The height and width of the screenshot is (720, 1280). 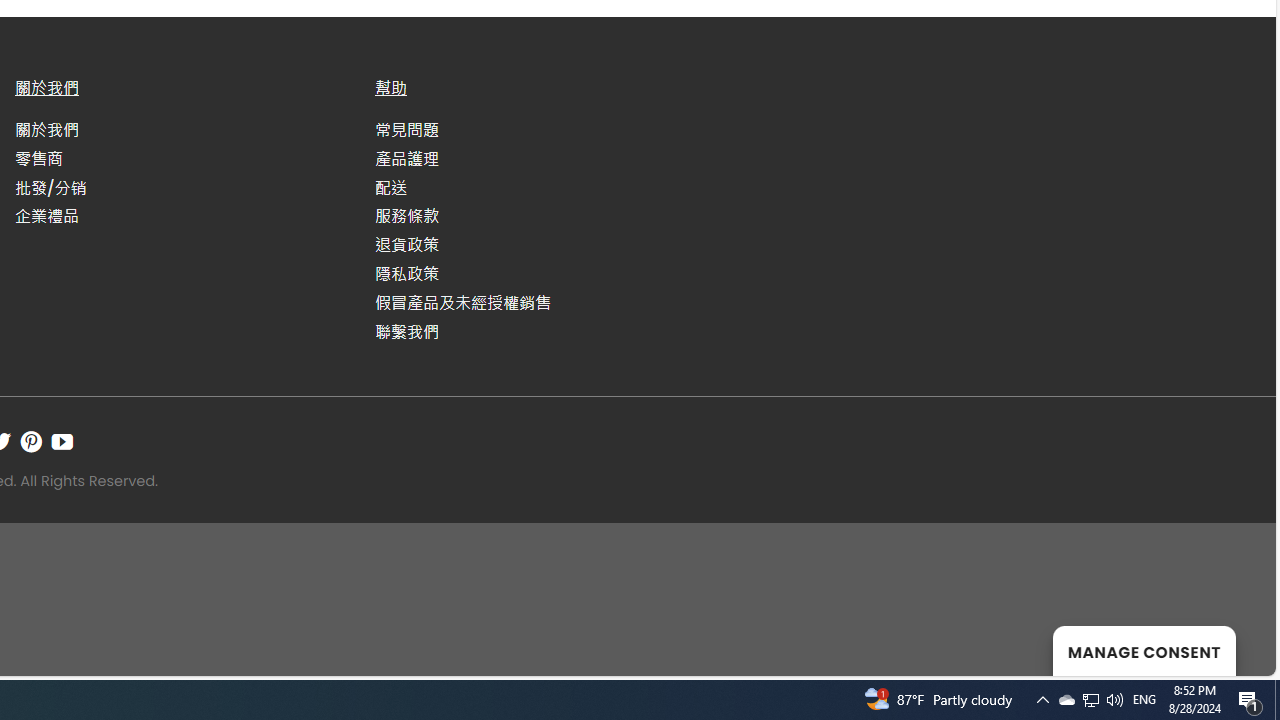 I want to click on 'MANAGE CONSENT', so click(x=1144, y=650).